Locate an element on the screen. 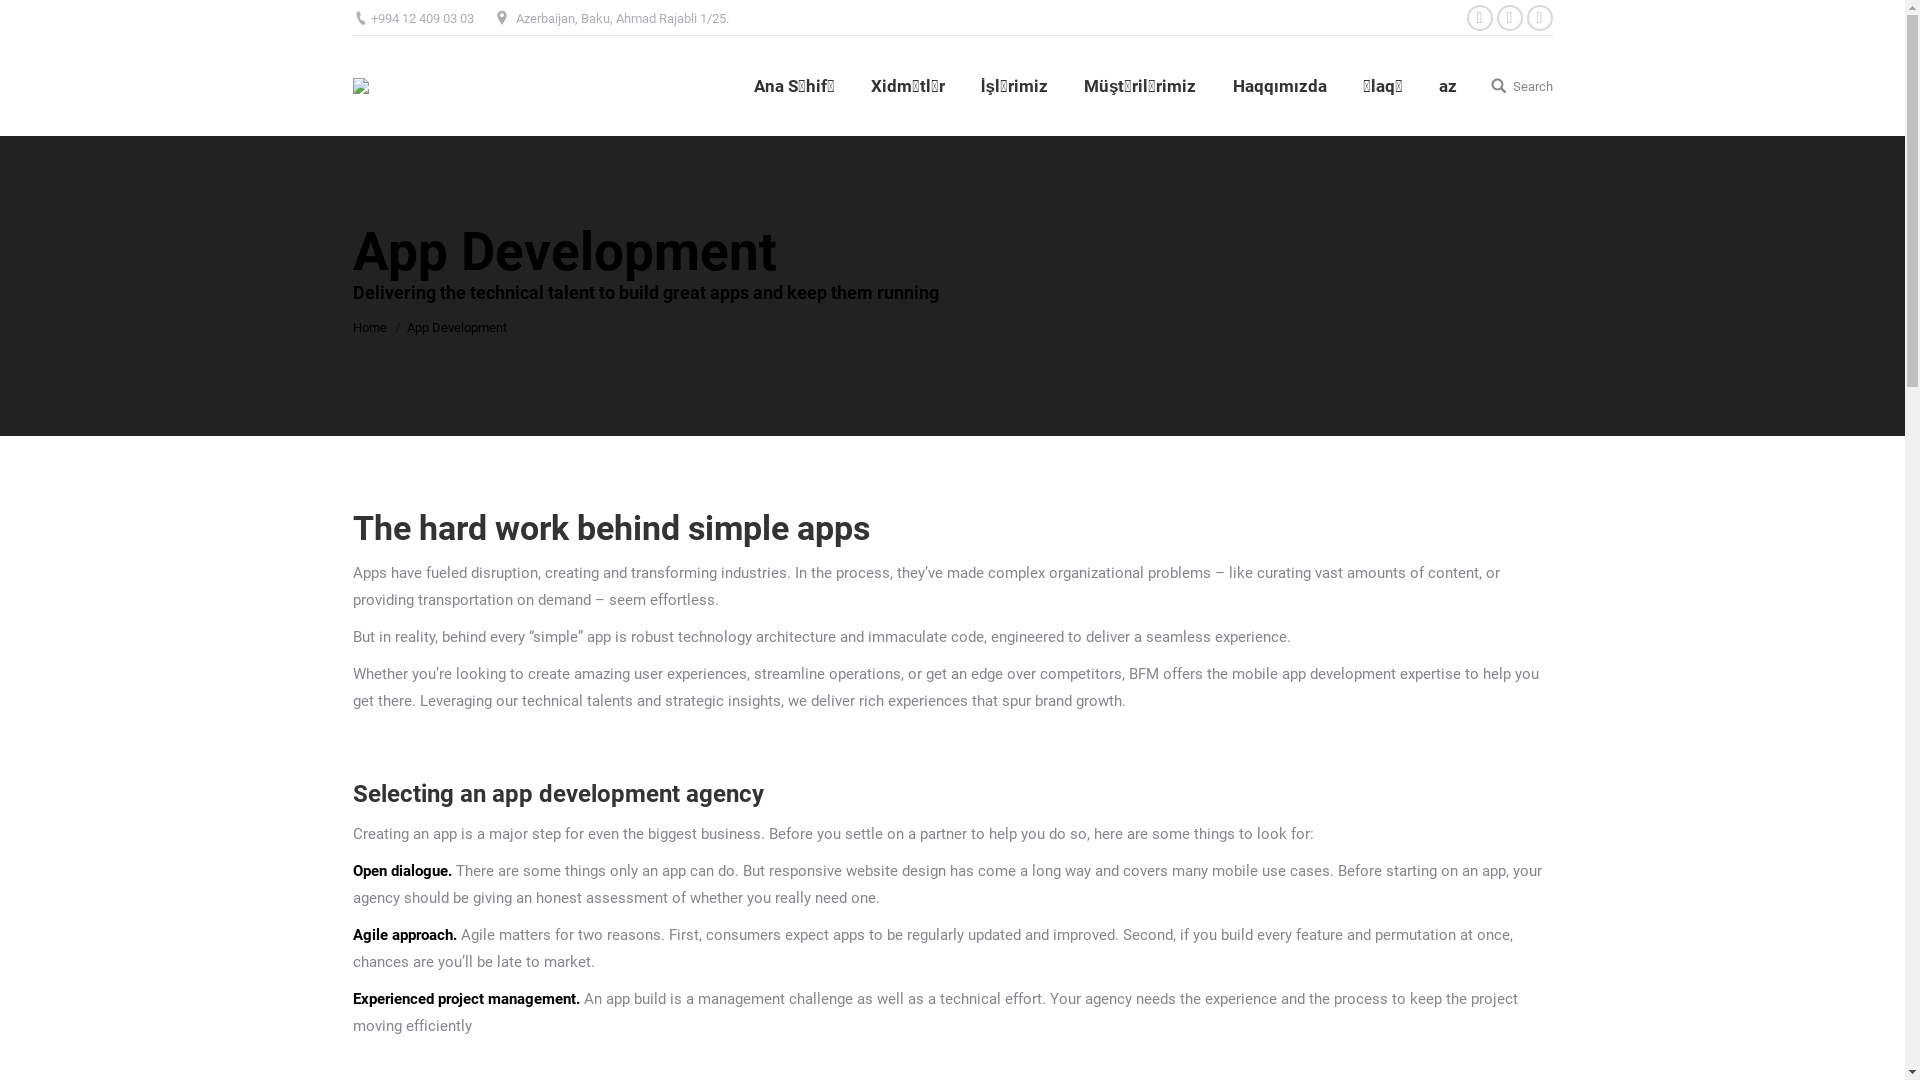 The image size is (1920, 1080). 'Facebook' is located at coordinates (1478, 18).